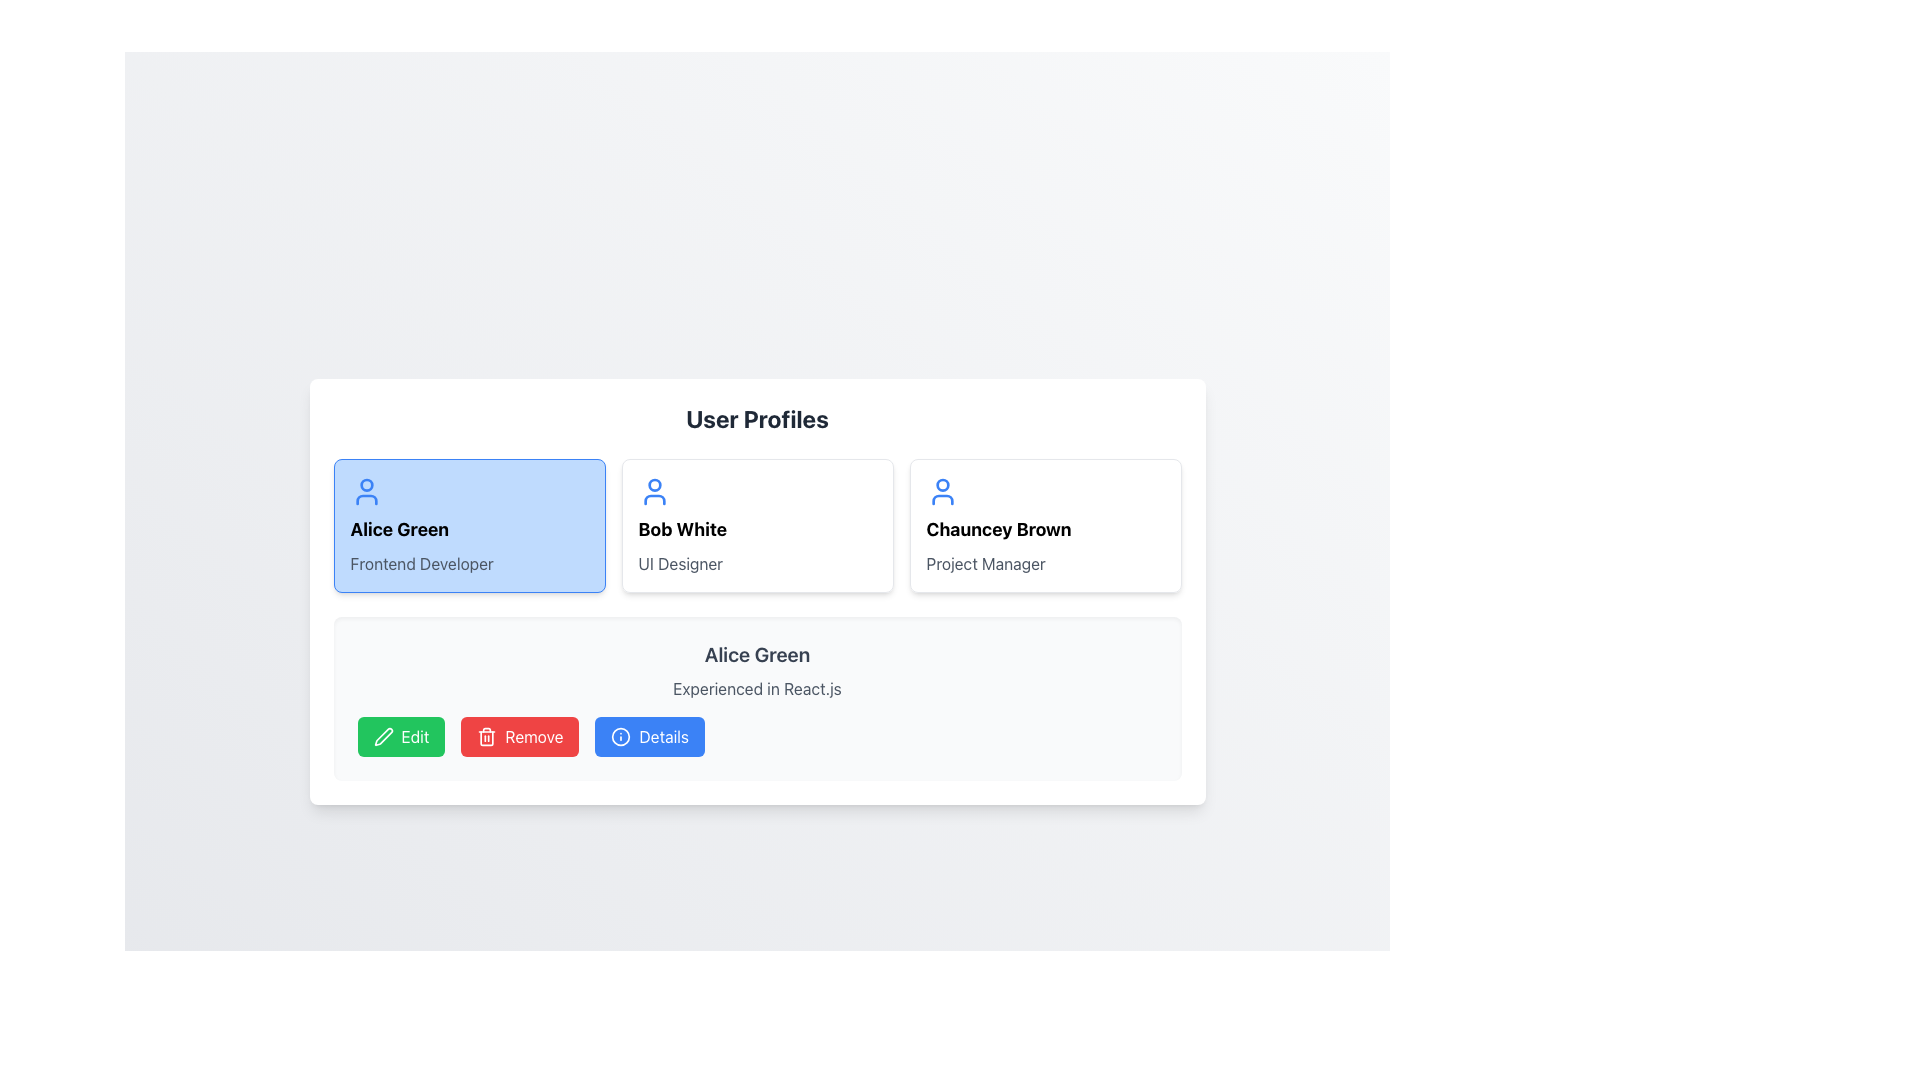 This screenshot has height=1080, width=1920. I want to click on the Text Label displaying 'React.js' below the 'Alice Green' label, which provides context about the user's expertise, so click(756, 688).